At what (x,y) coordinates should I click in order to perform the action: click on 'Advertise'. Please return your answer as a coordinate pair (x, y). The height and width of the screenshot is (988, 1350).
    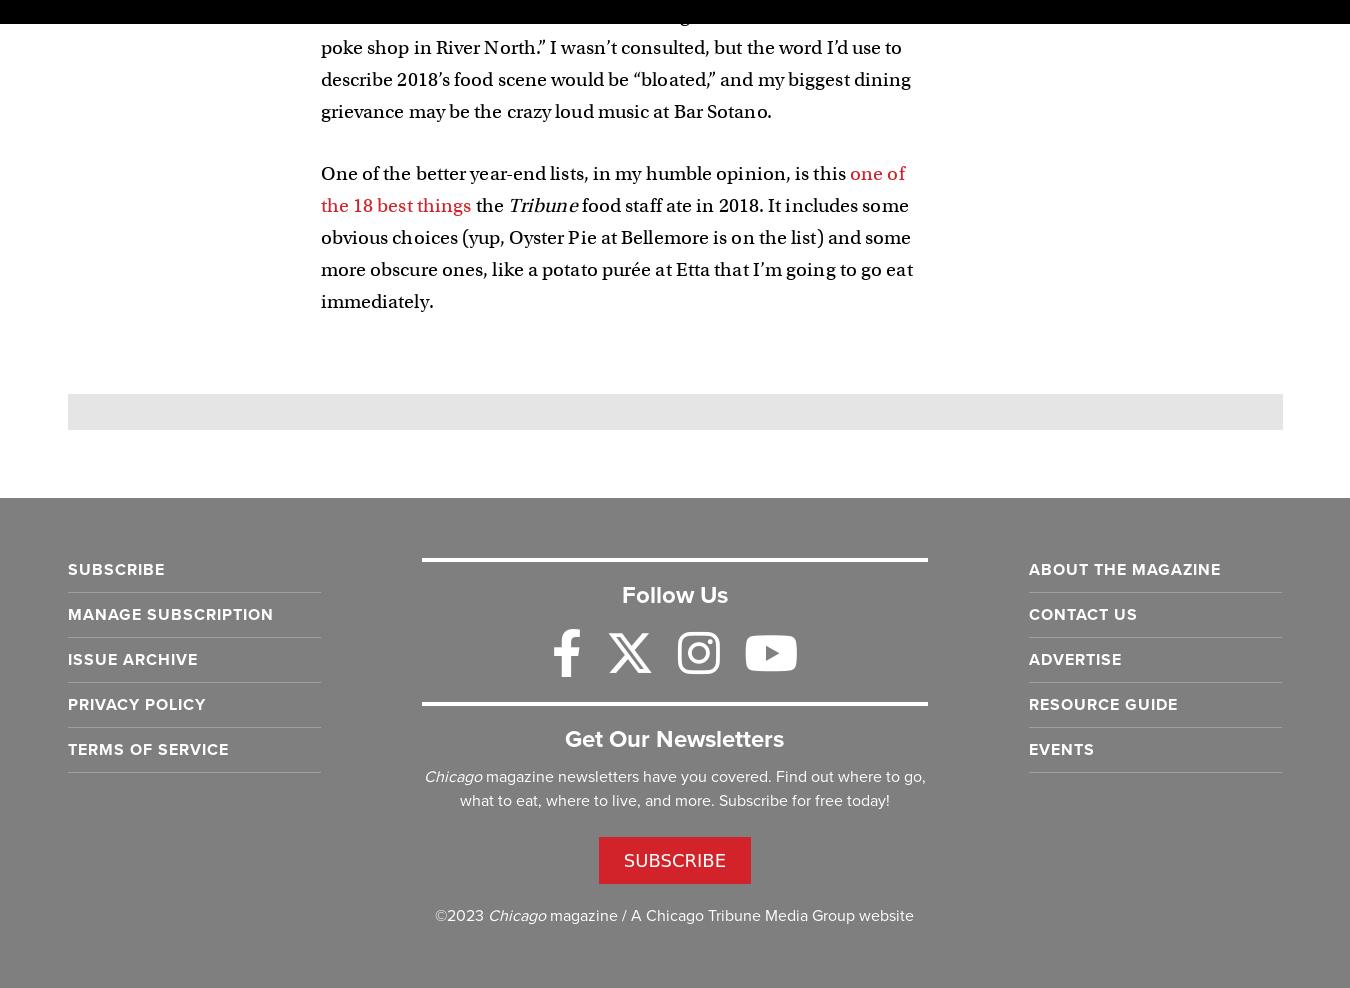
    Looking at the image, I should click on (1075, 657).